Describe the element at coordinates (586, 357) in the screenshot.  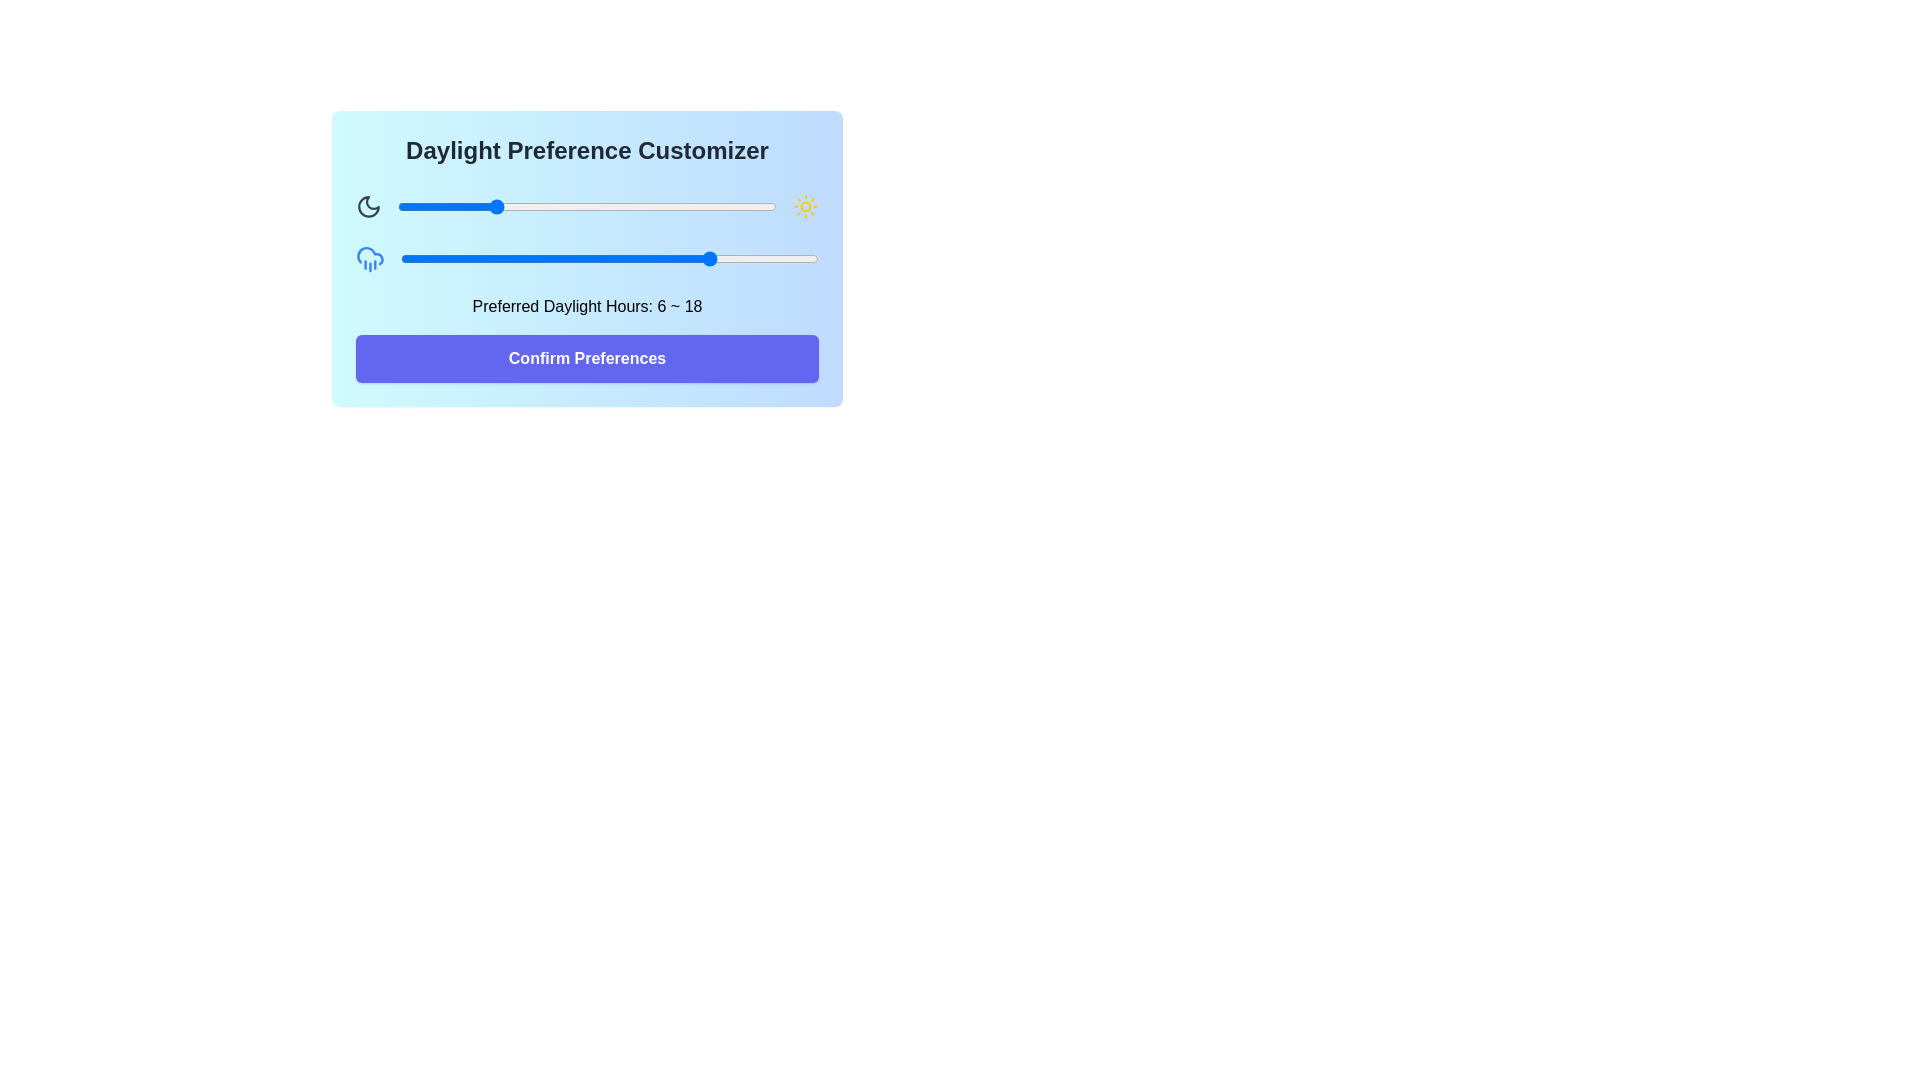
I see `the 'Confirm Preferences' button, which has a prominent indigo background and white bold text` at that location.